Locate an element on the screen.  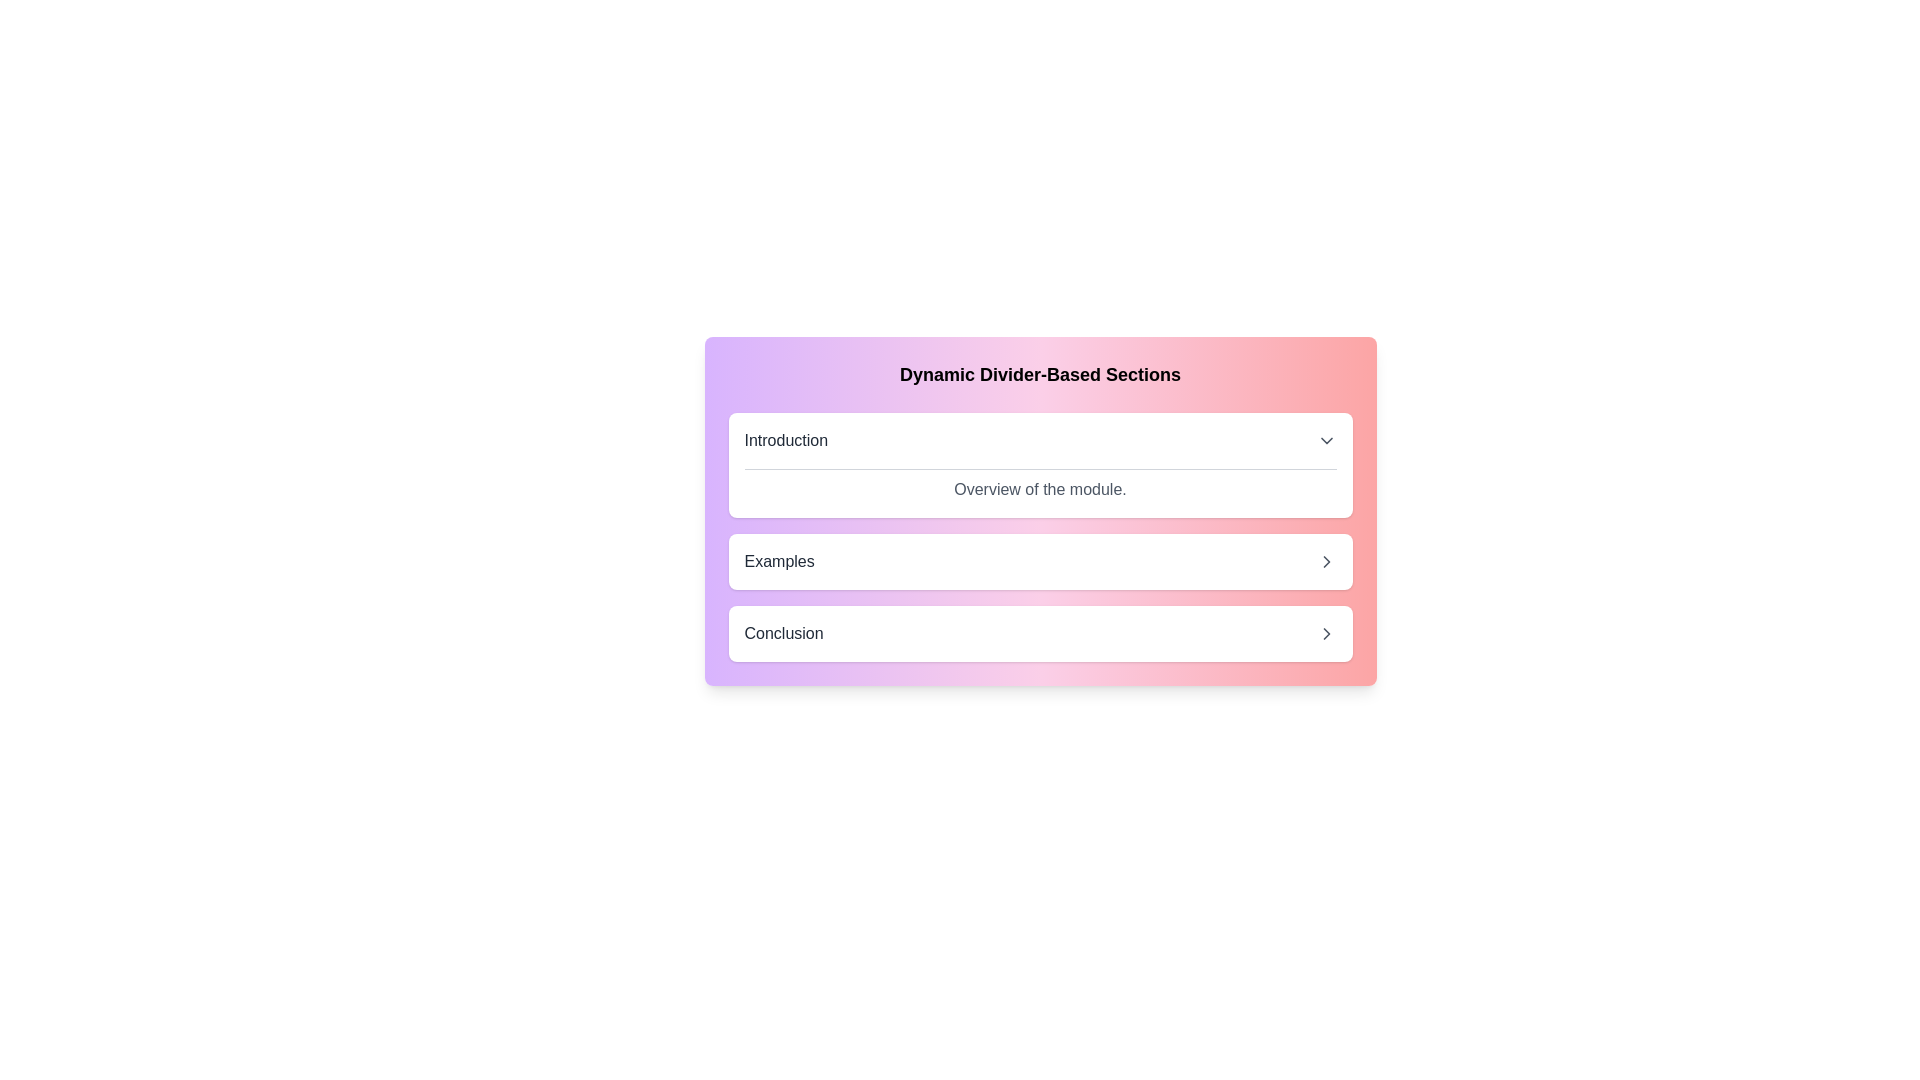
the downward-pointing chevron icon next to the 'Introduction' text label is located at coordinates (1326, 439).